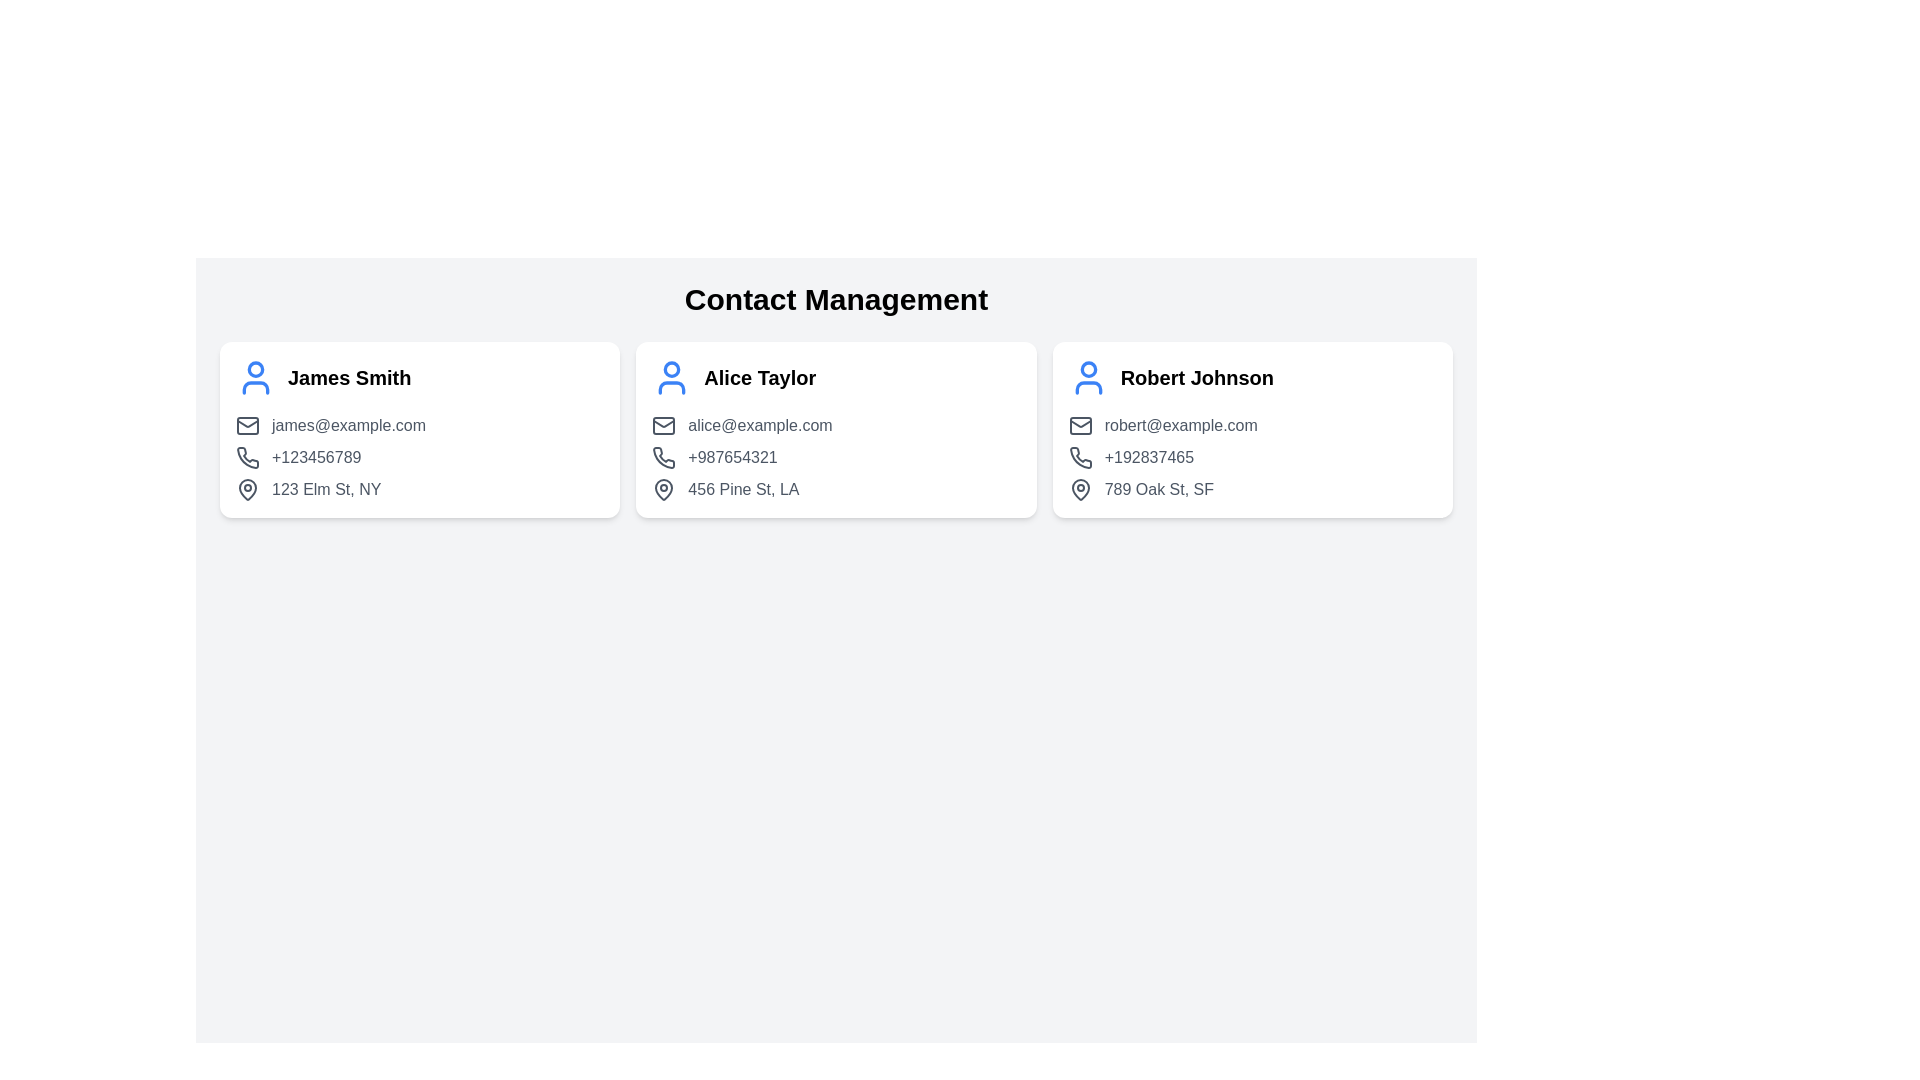 The height and width of the screenshot is (1080, 1920). What do you see at coordinates (1079, 489) in the screenshot?
I see `the map pin icon in the third contact card, located below the phone number and next to the address '789 Oak St, SF'` at bounding box center [1079, 489].